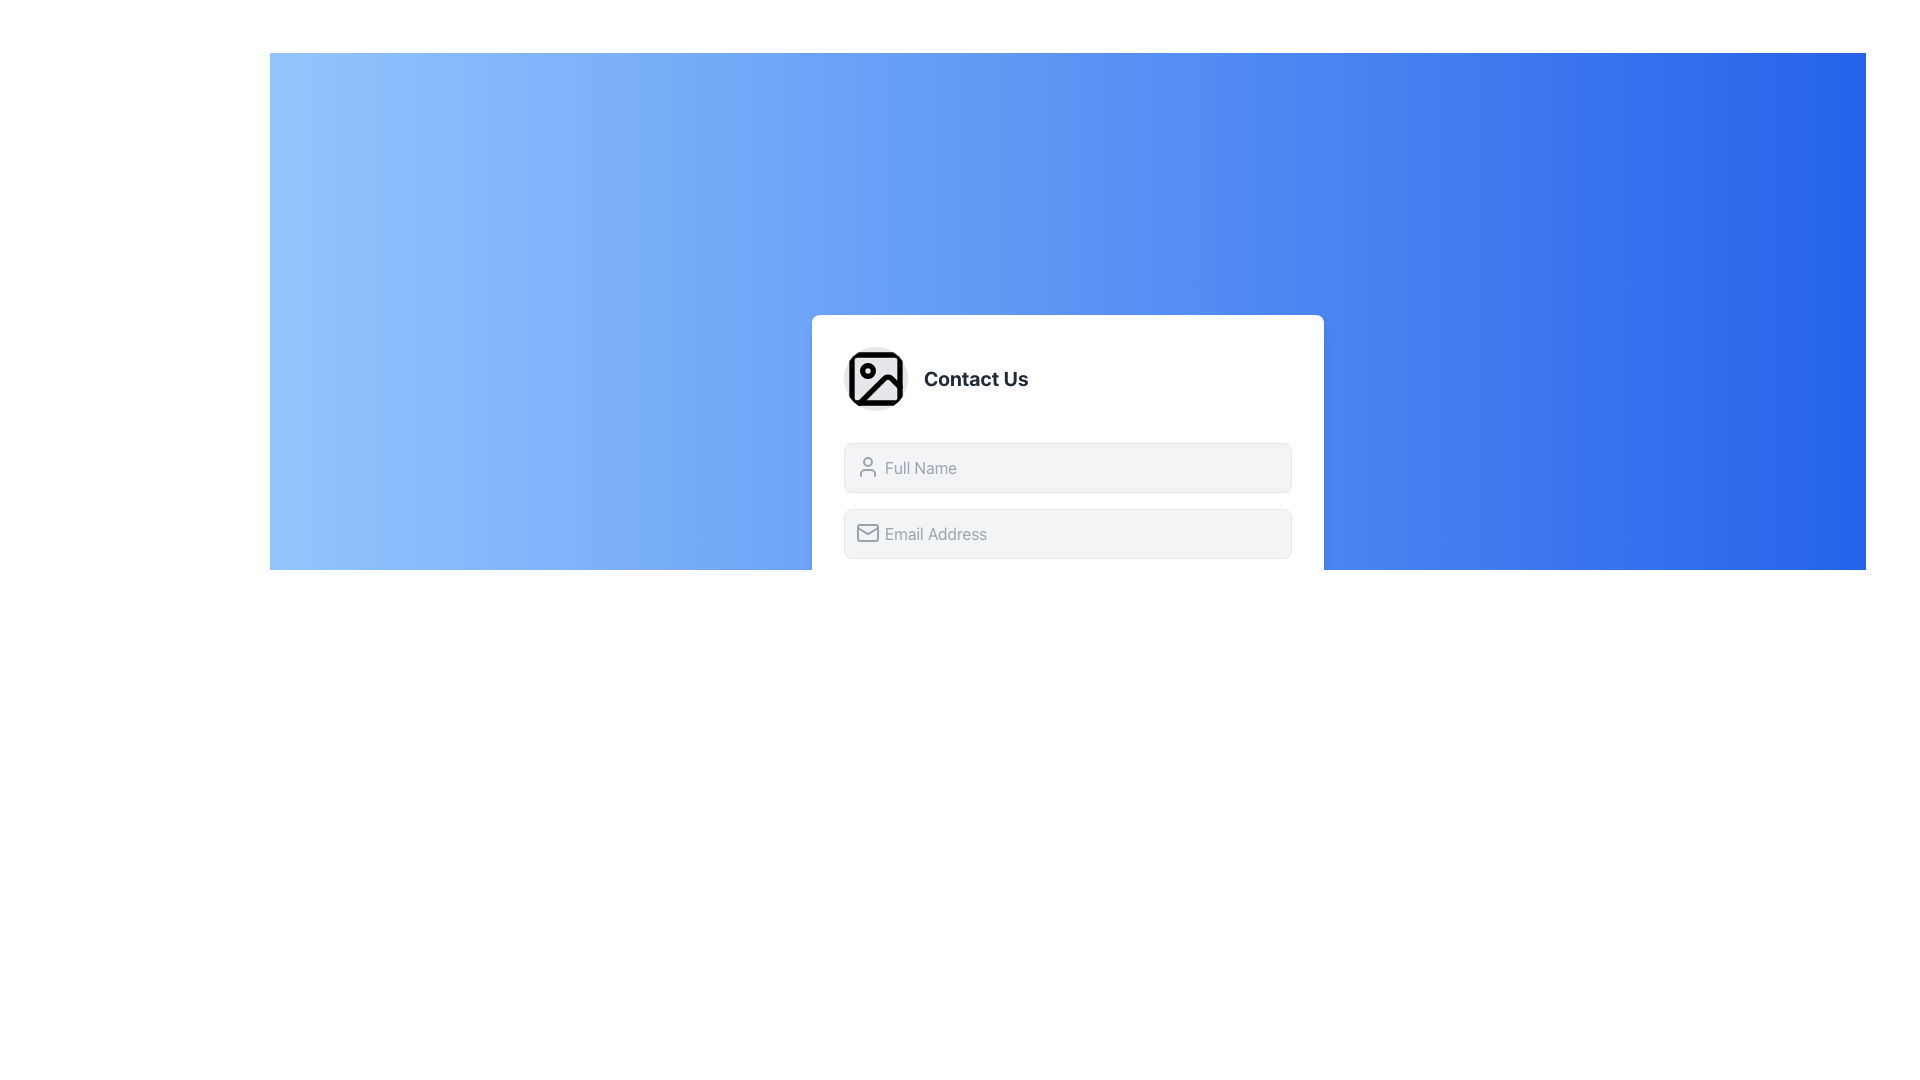 Image resolution: width=1920 pixels, height=1080 pixels. Describe the element at coordinates (868, 531) in the screenshot. I see `the envelope icon's main body, which is a rectangular box with rounded corners representing mail functionality, located to the left of the email address input field in the Contact Us form` at that location.